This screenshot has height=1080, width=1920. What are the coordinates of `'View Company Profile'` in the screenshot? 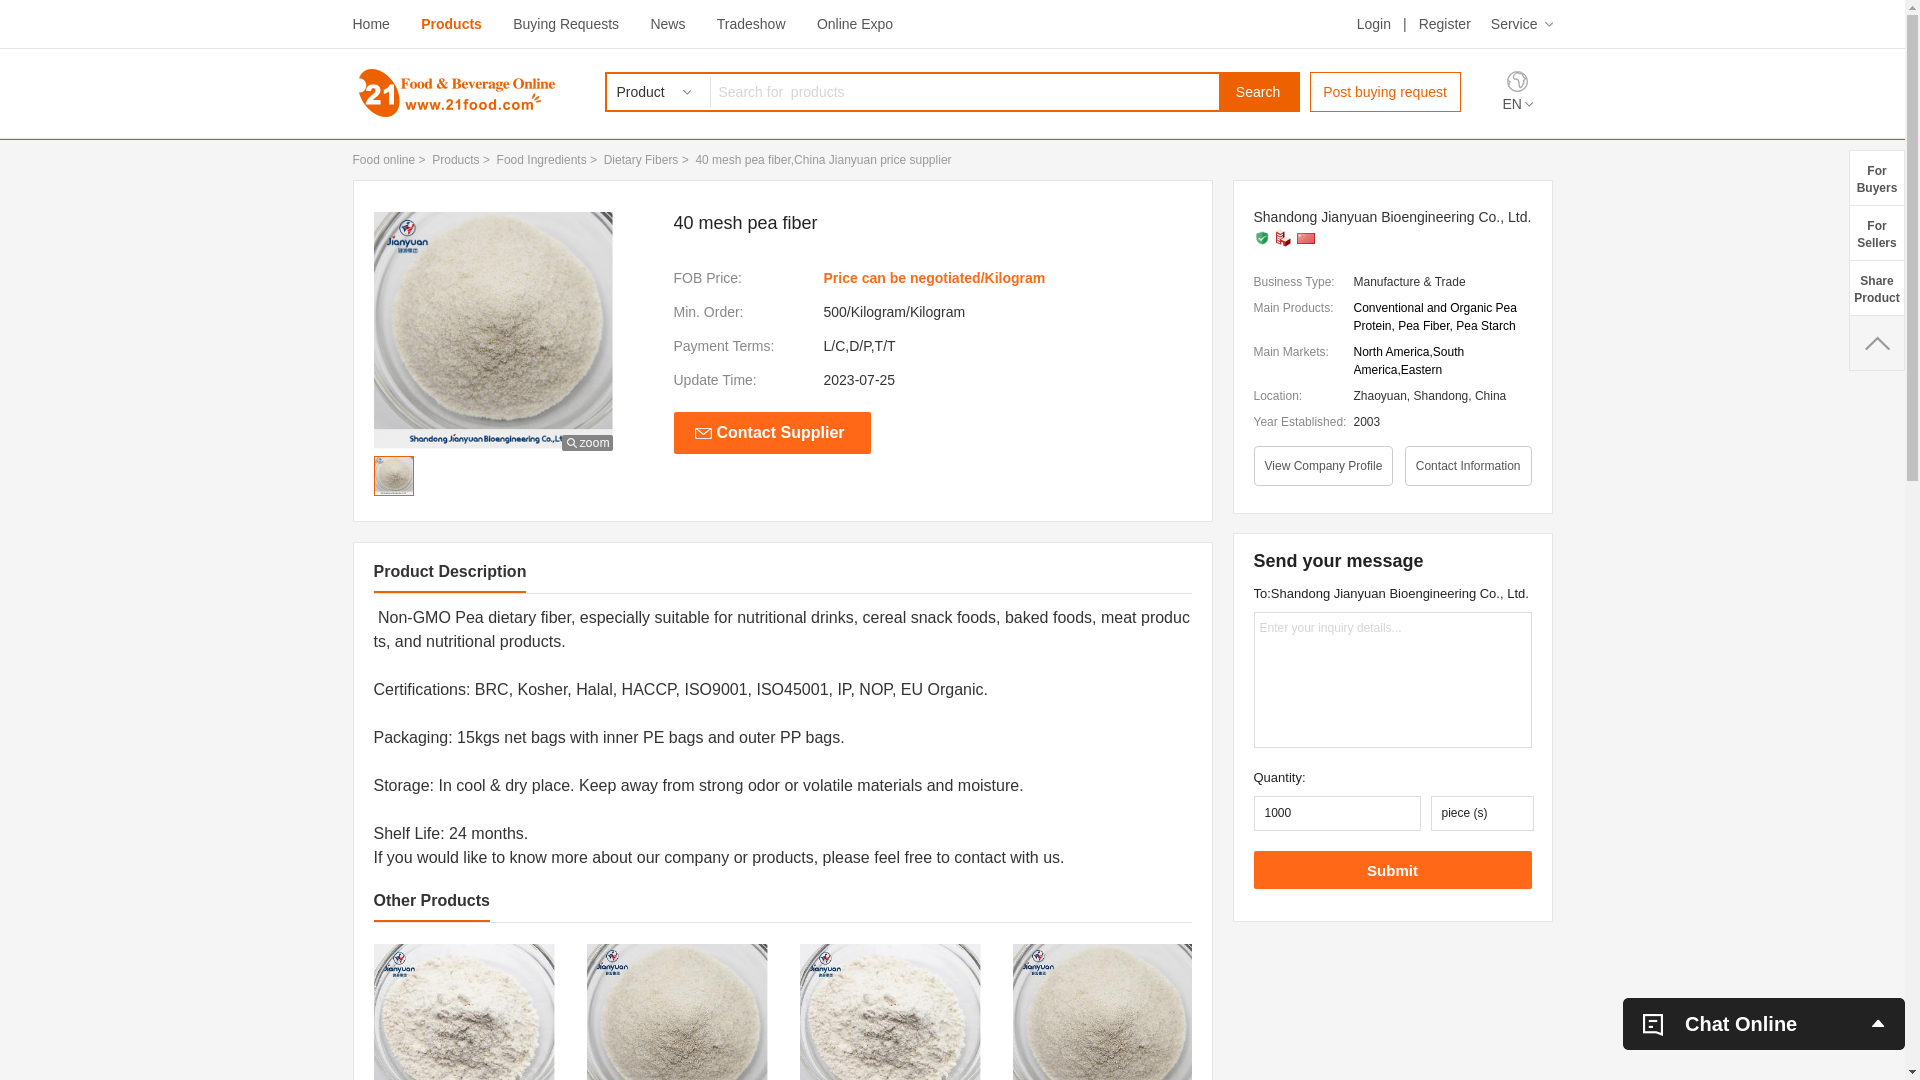 It's located at (1324, 466).